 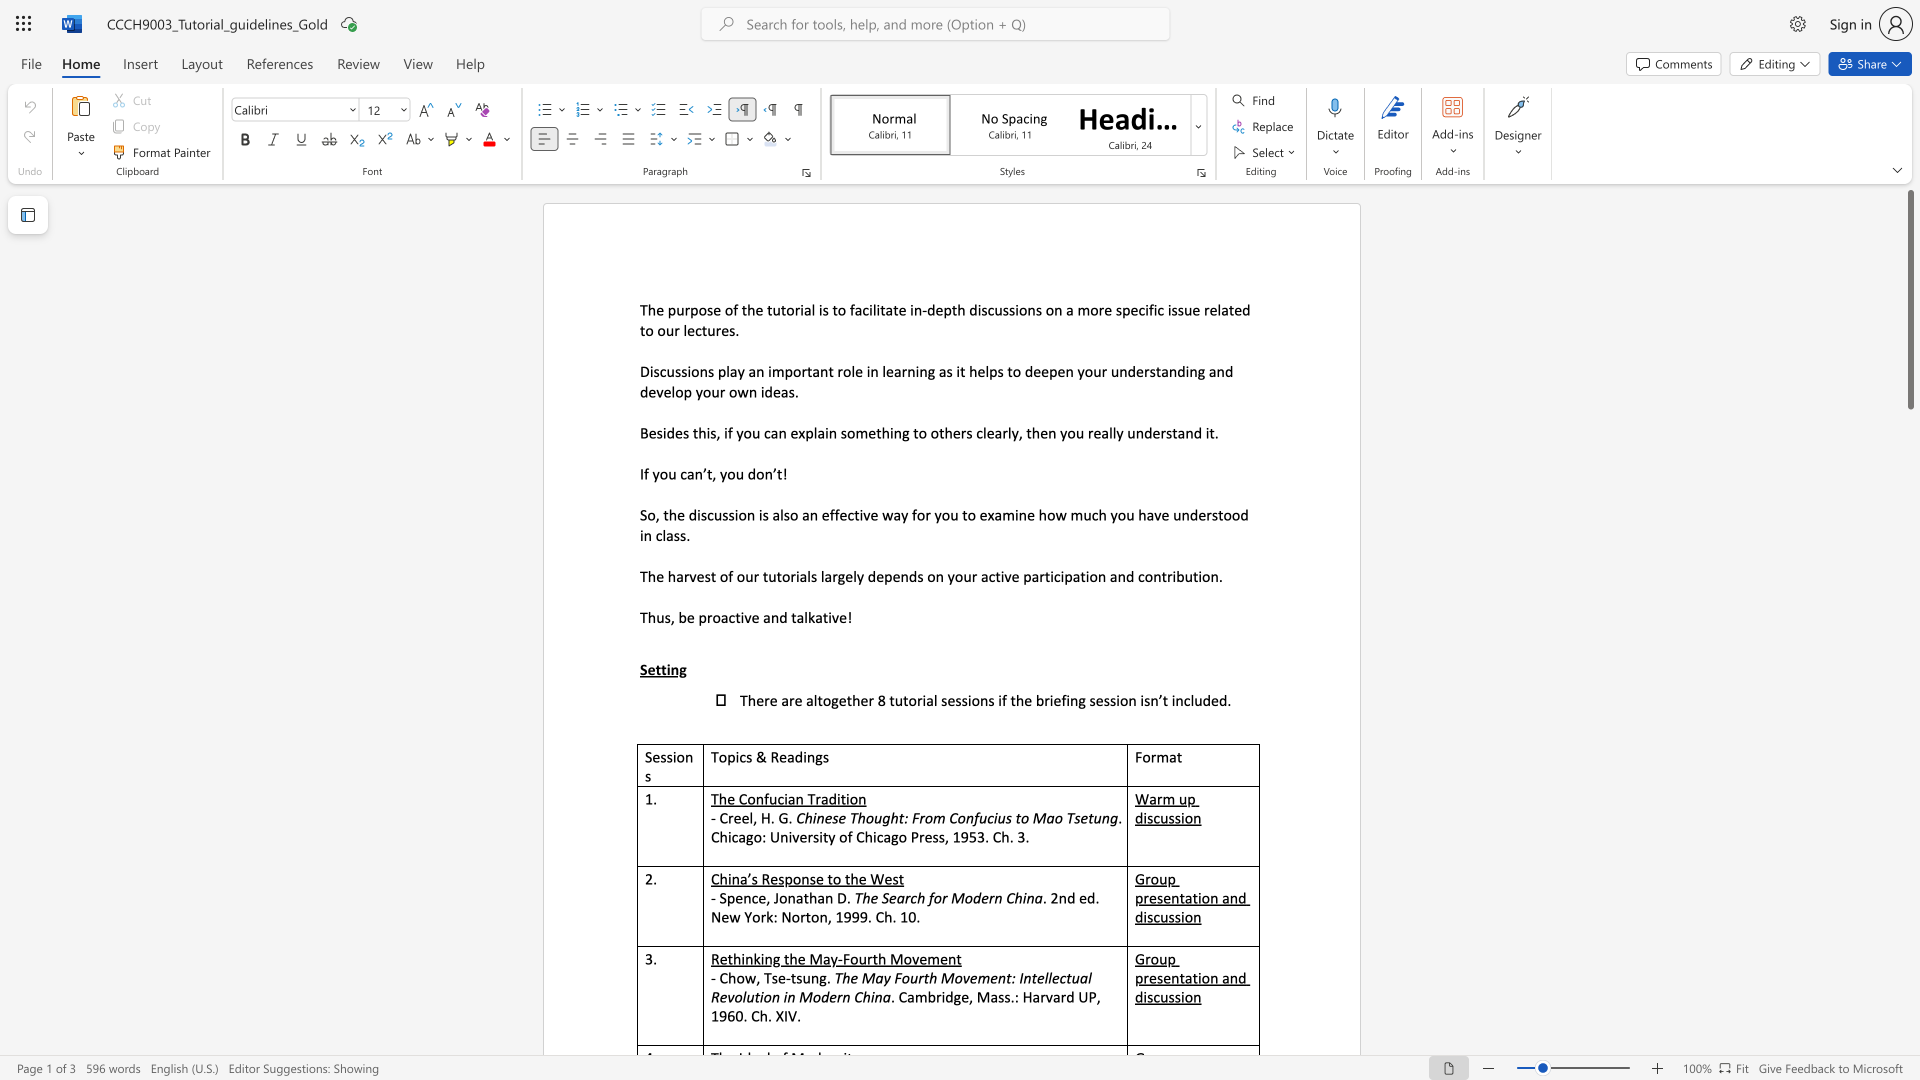 I want to click on the vertical scrollbar to lower the page content, so click(x=1909, y=1019).